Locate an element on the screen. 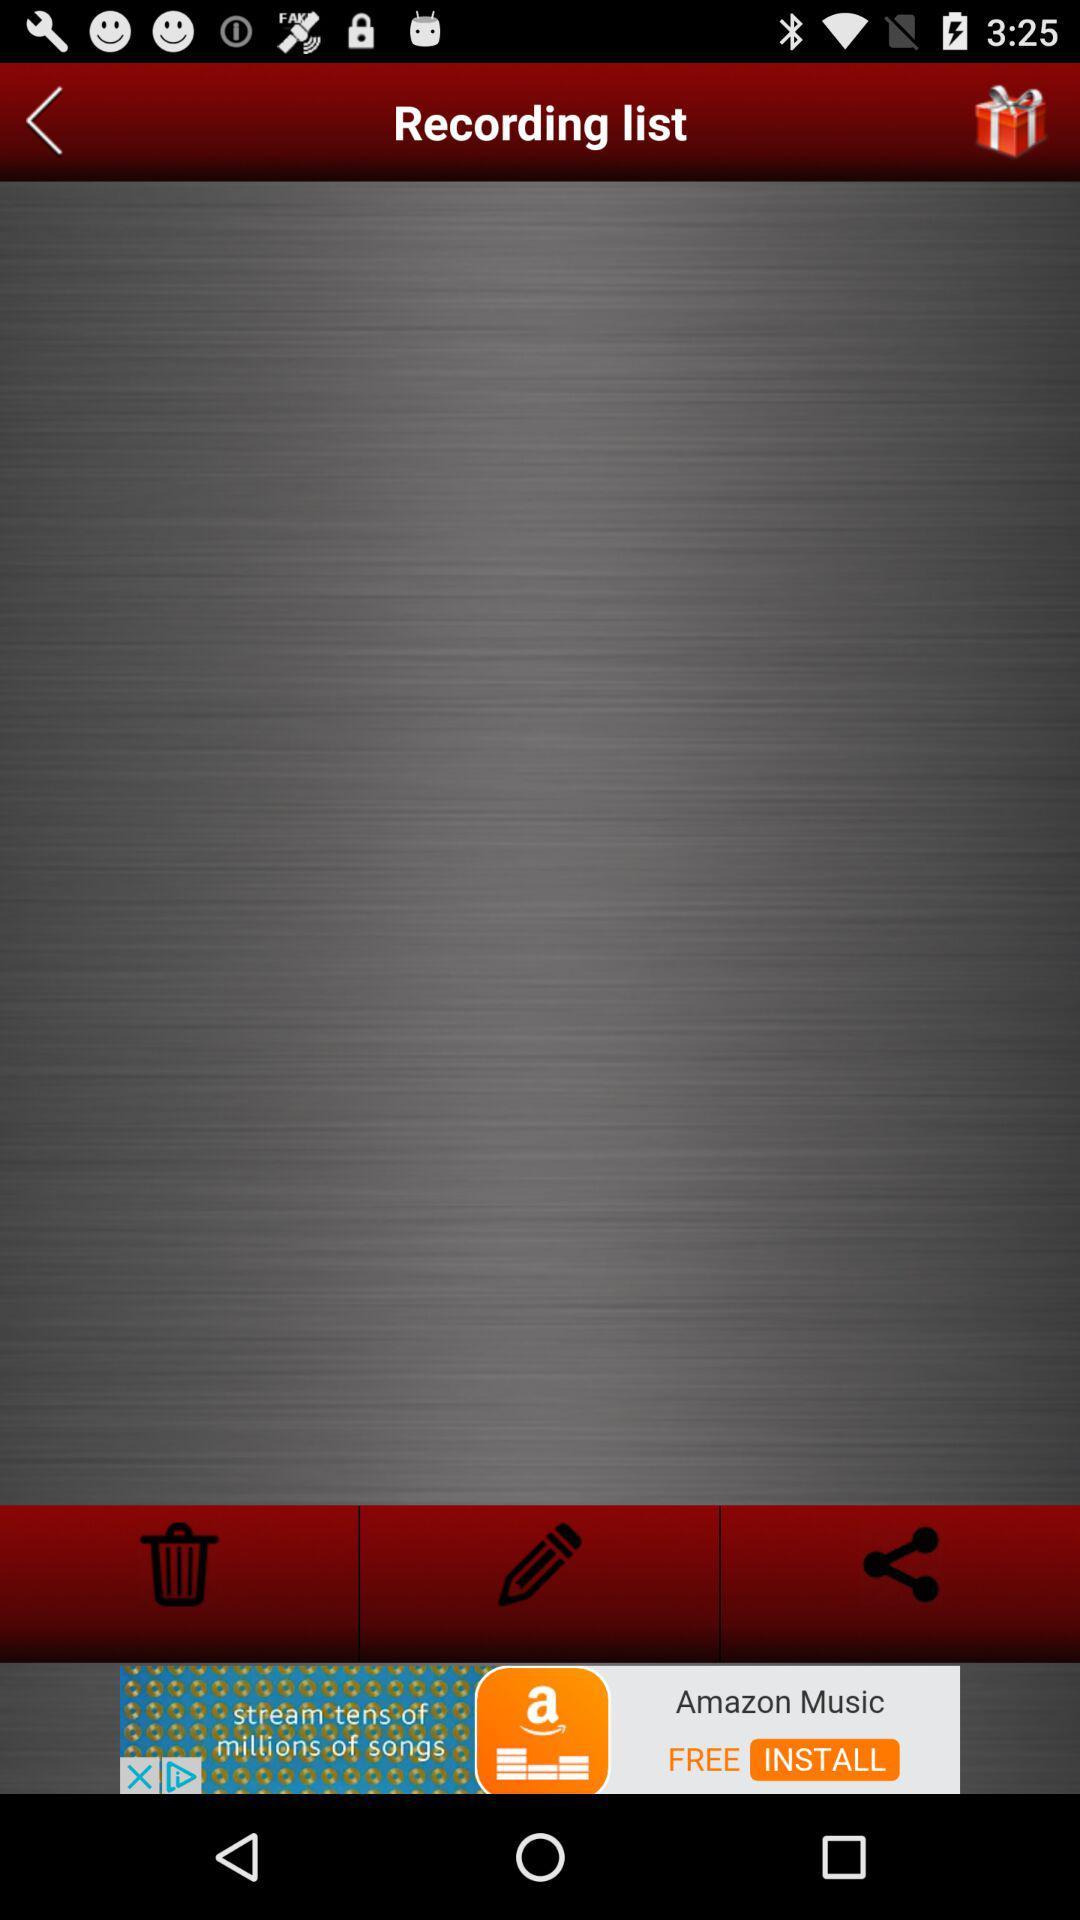  gift pega is located at coordinates (1011, 121).